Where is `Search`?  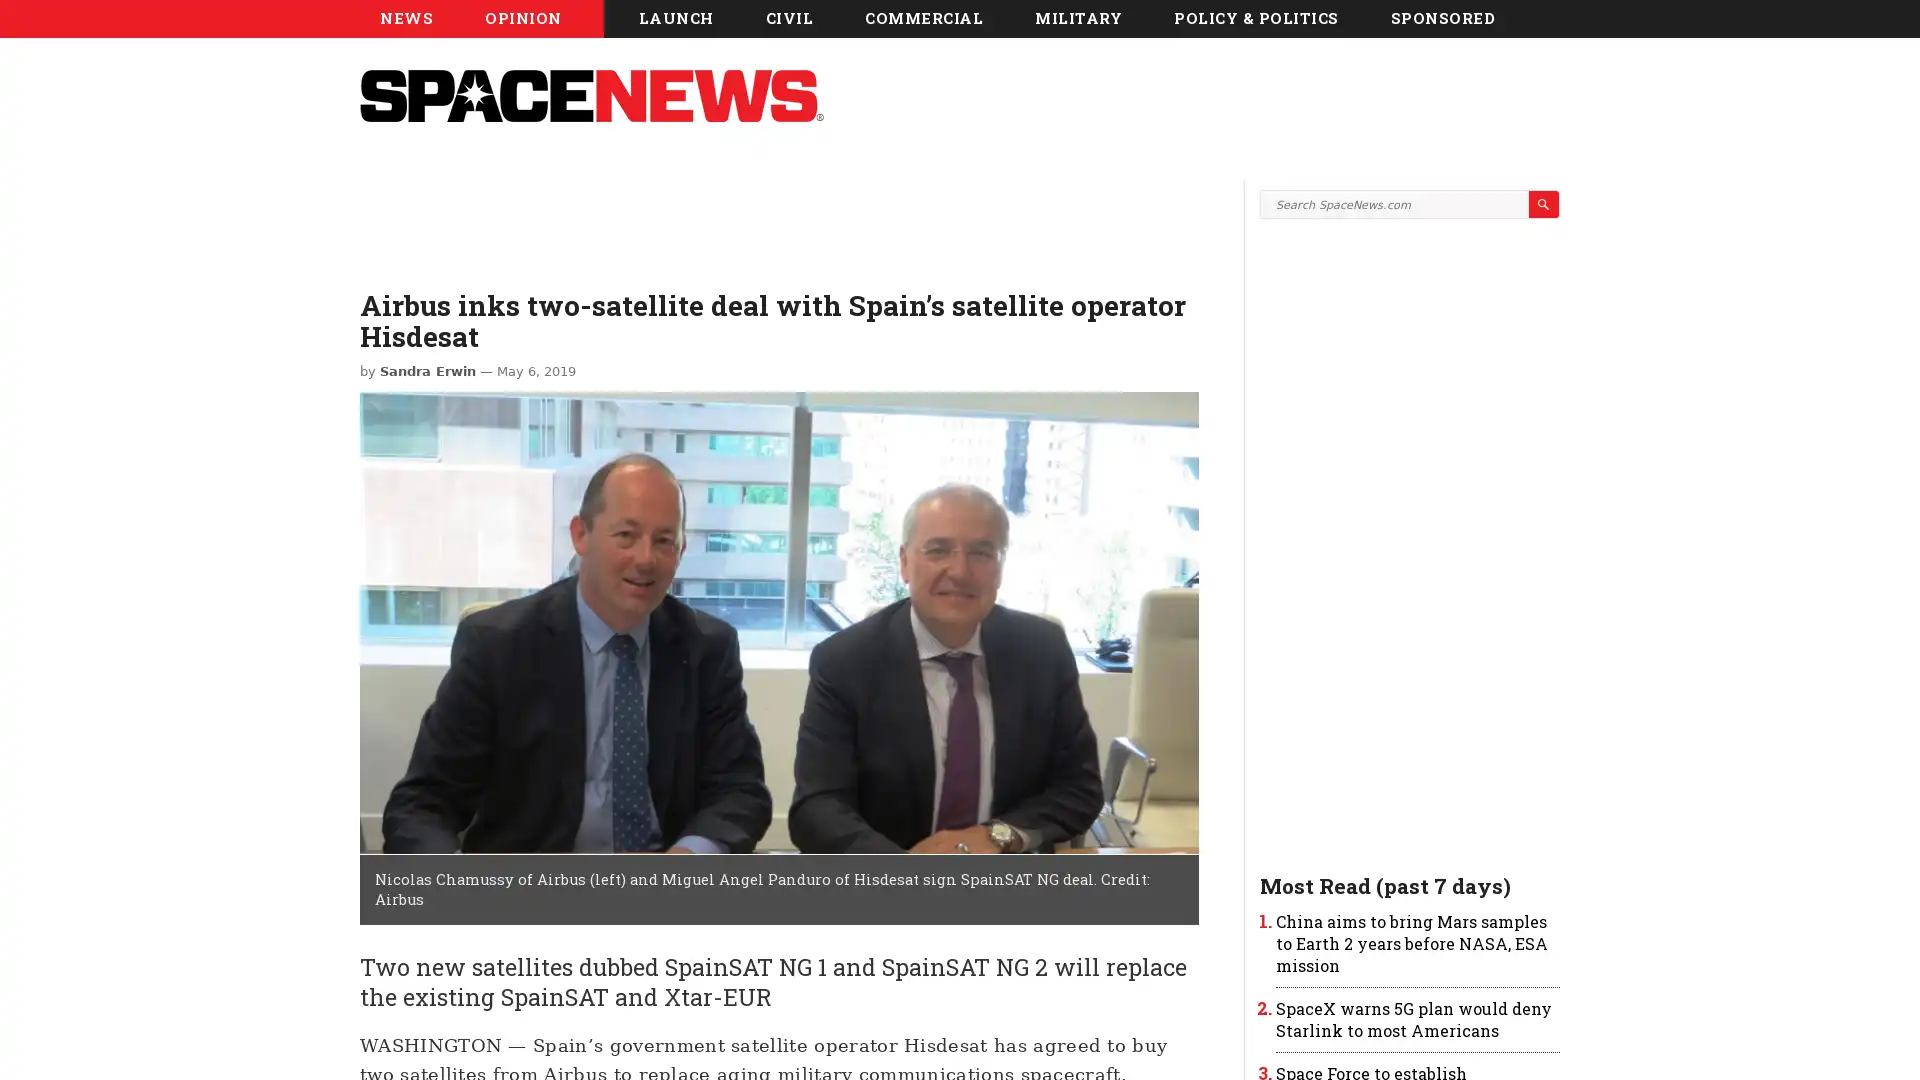 Search is located at coordinates (1543, 204).